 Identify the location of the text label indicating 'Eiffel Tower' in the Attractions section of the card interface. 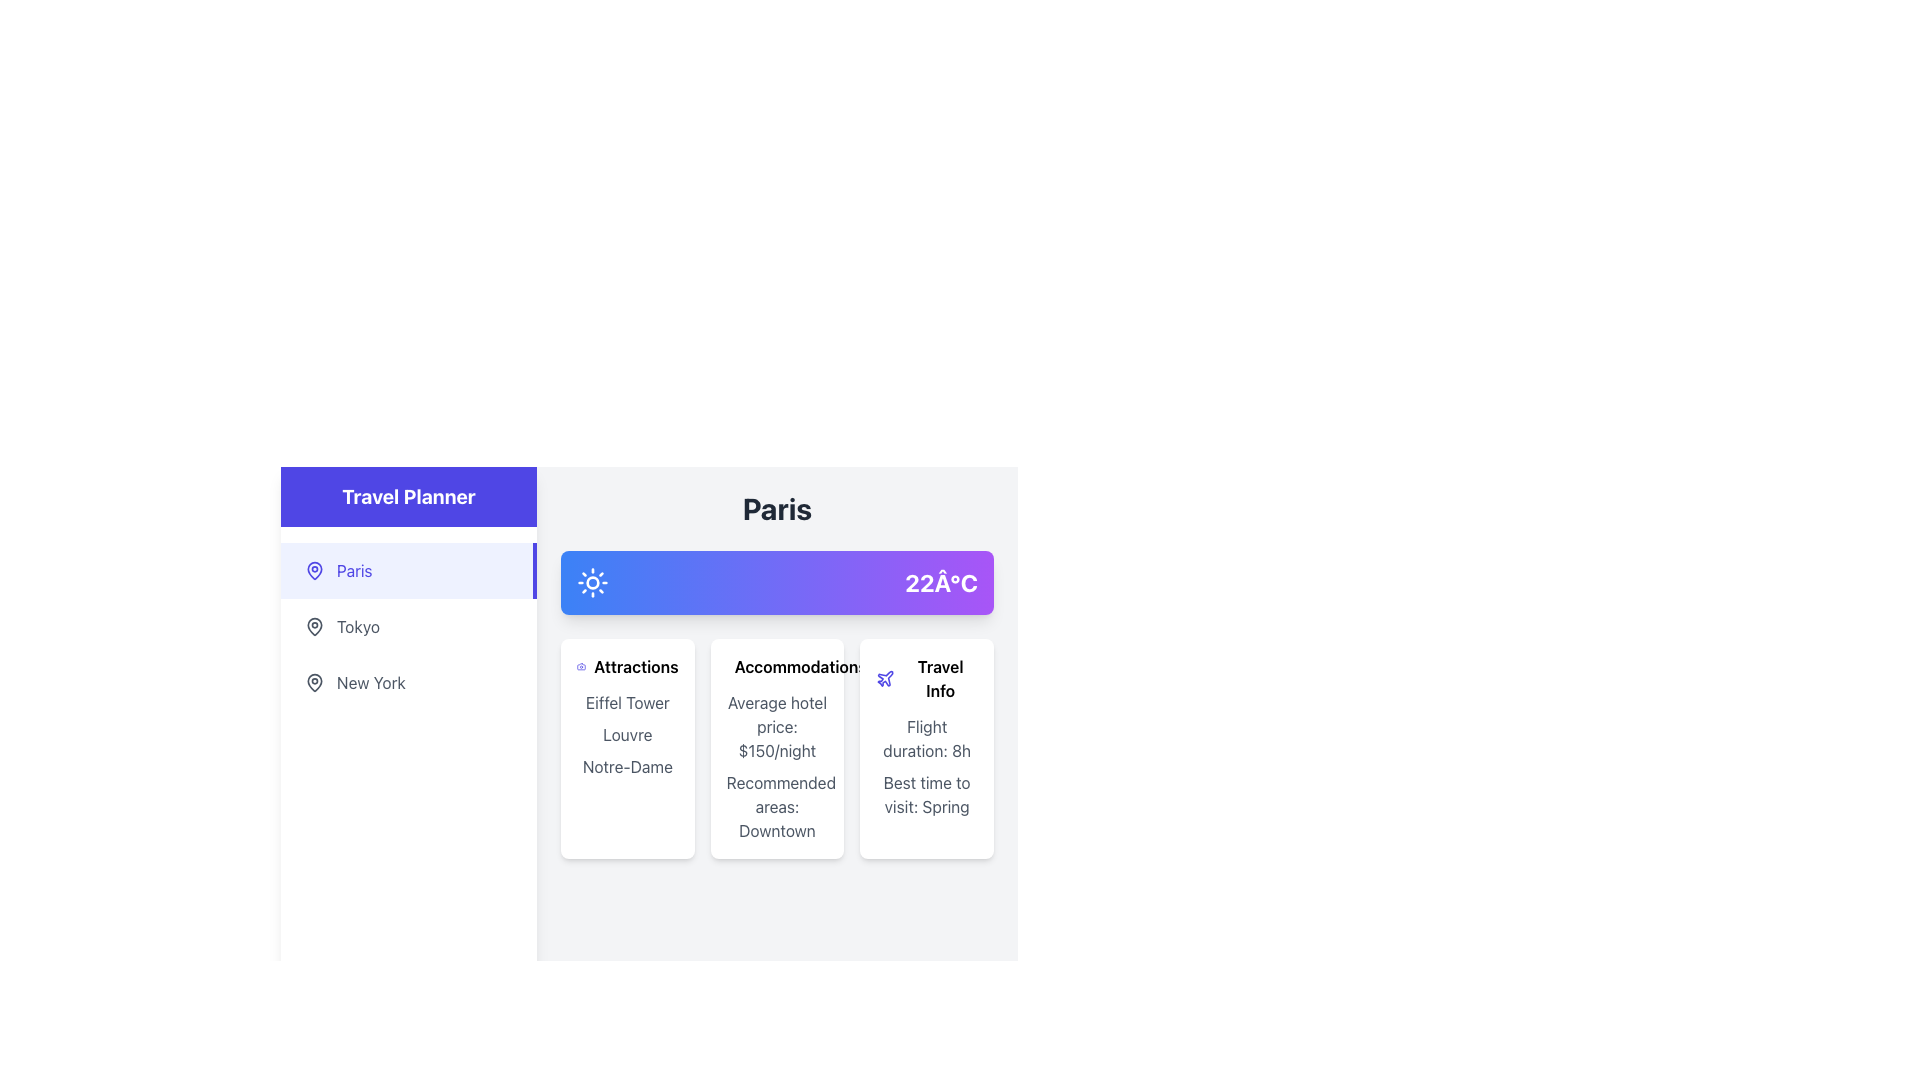
(626, 701).